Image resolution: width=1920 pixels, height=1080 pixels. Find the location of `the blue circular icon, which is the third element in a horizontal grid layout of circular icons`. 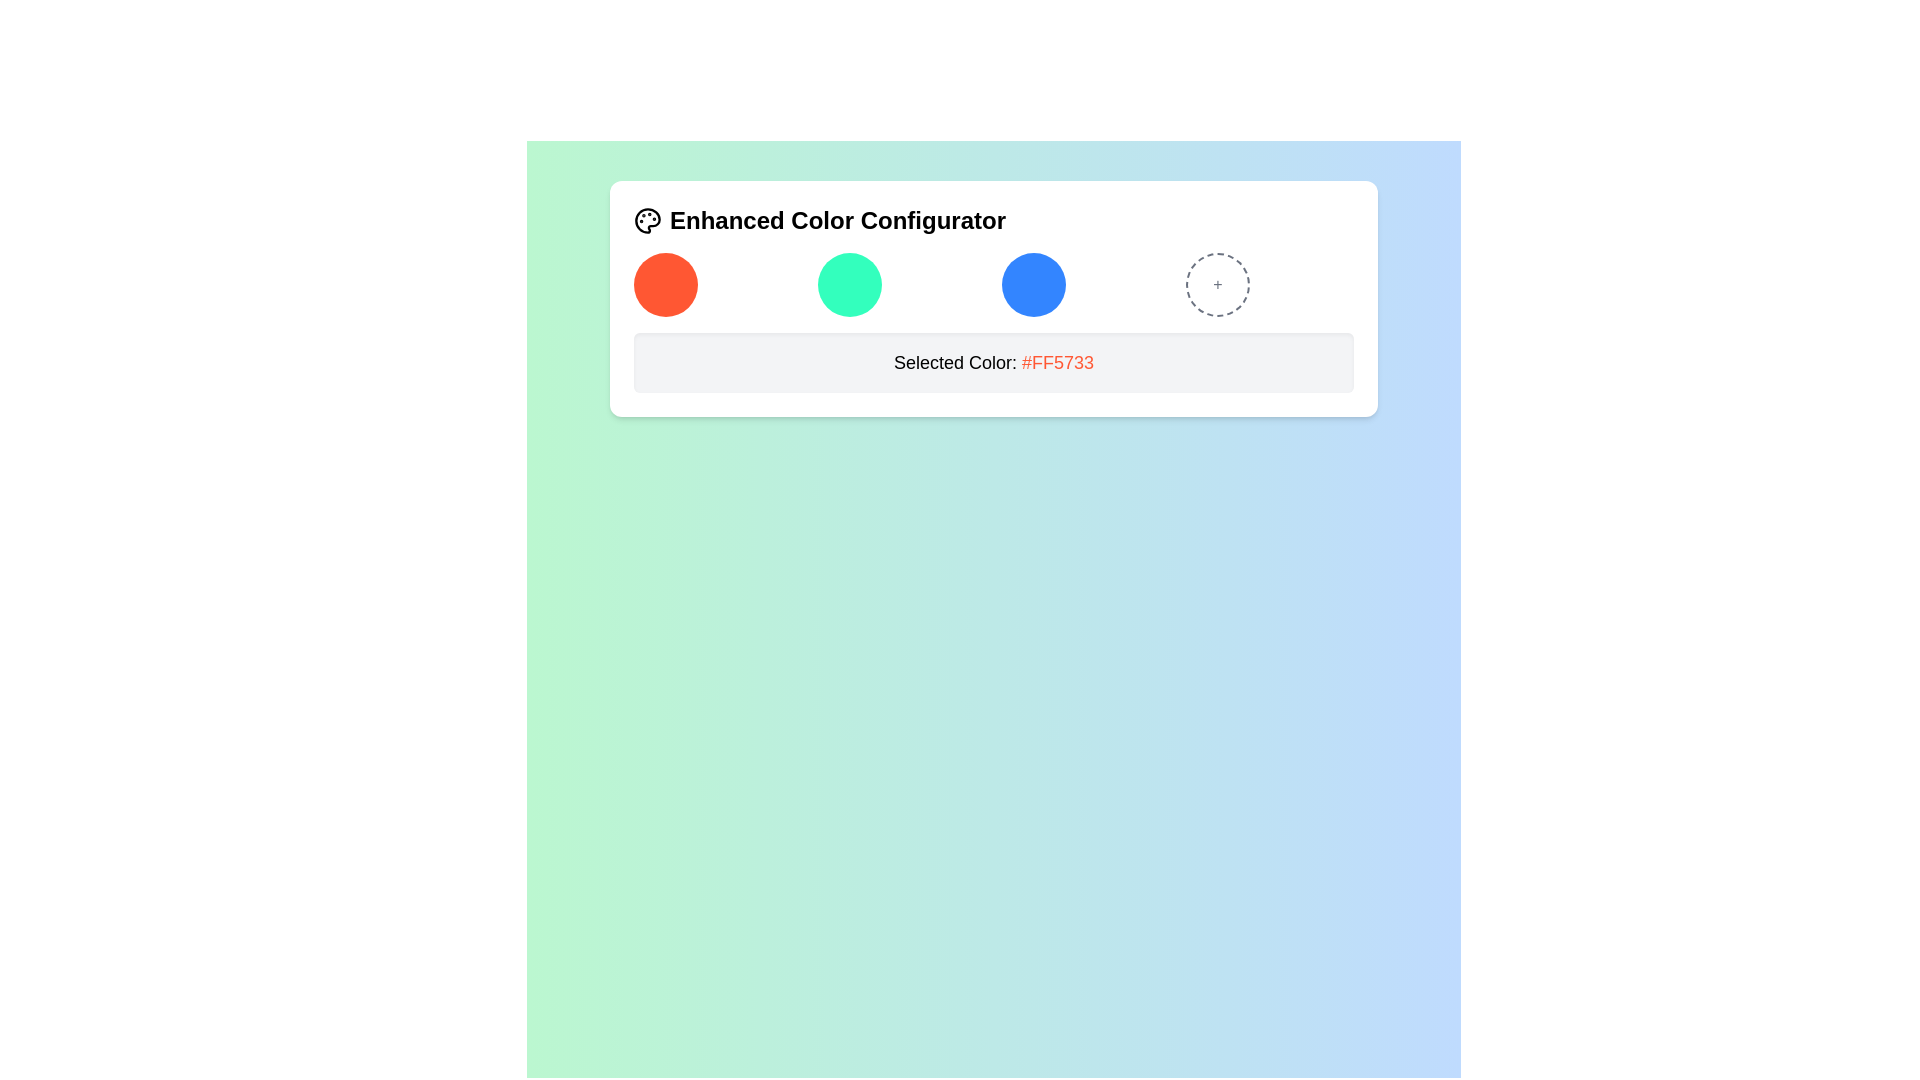

the blue circular icon, which is the third element in a horizontal grid layout of circular icons is located at coordinates (993, 285).